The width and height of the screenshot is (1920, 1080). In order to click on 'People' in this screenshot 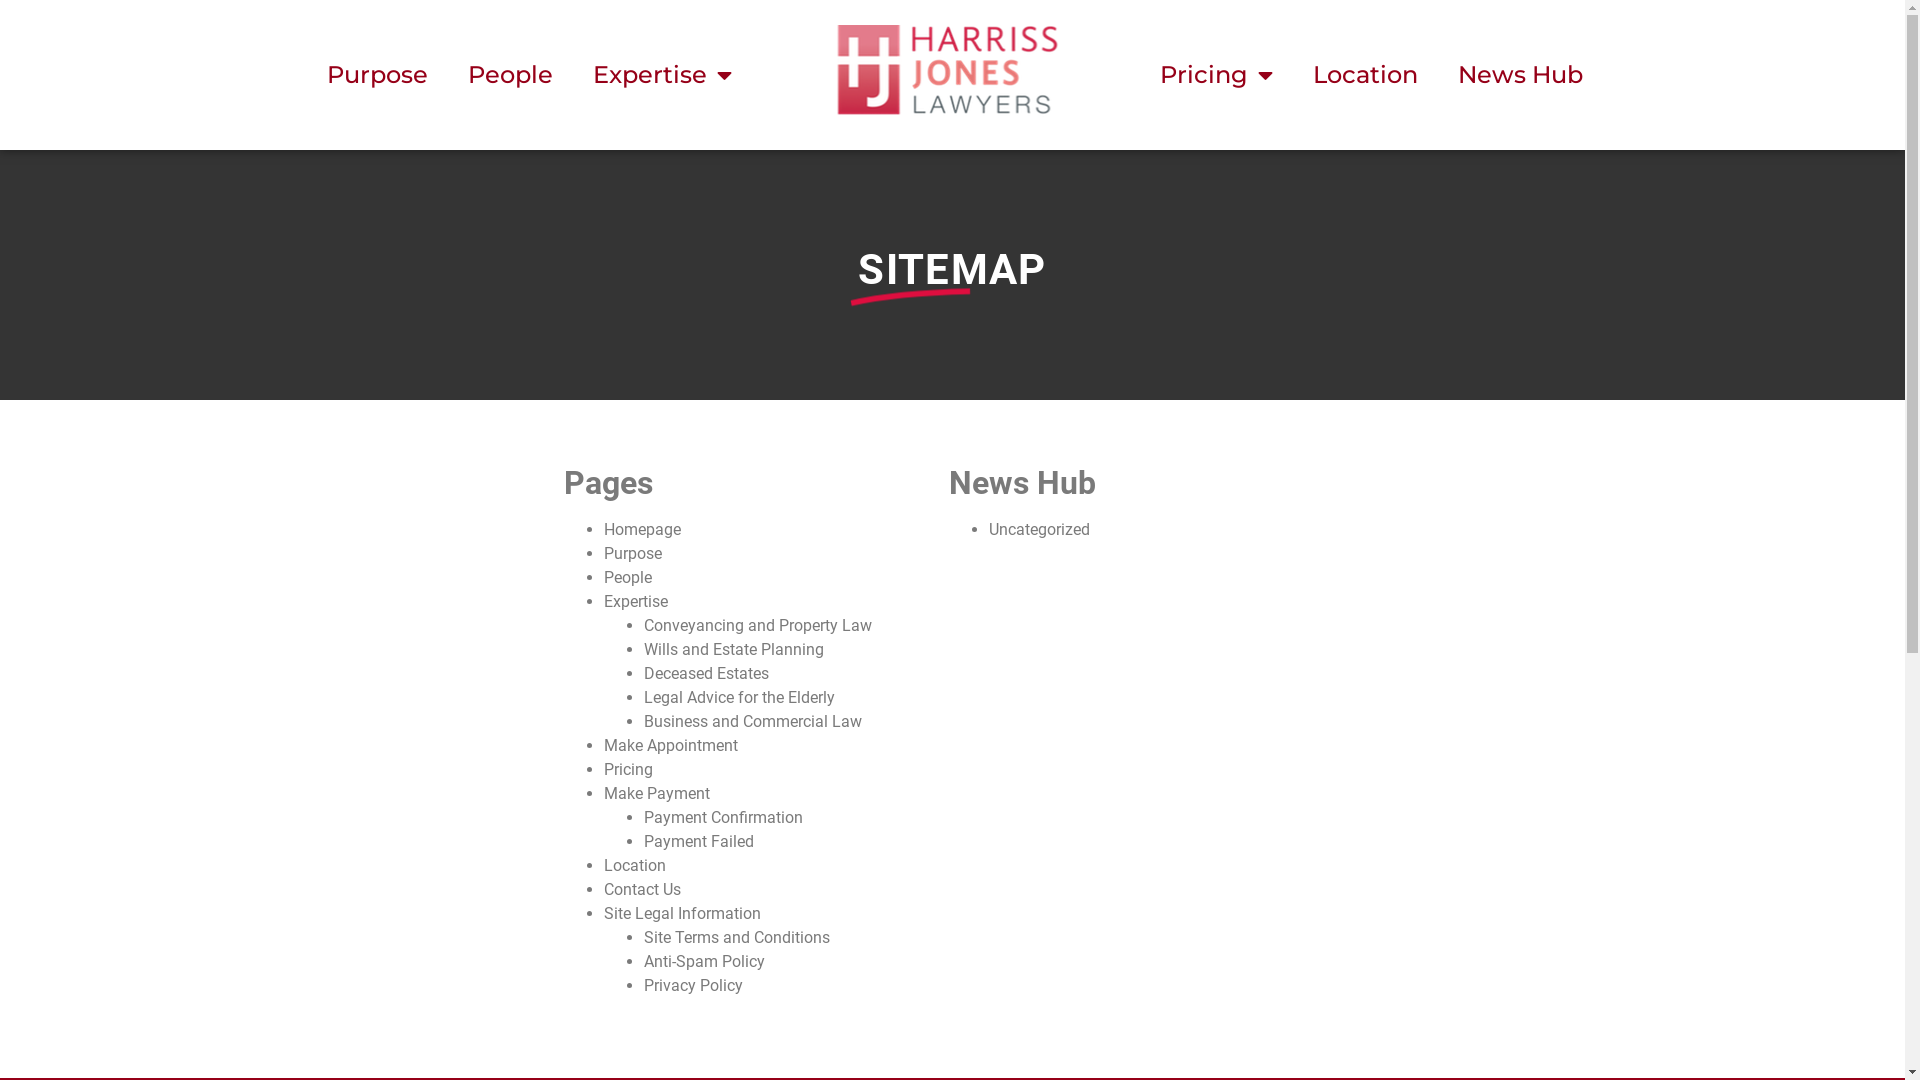, I will do `click(603, 577)`.